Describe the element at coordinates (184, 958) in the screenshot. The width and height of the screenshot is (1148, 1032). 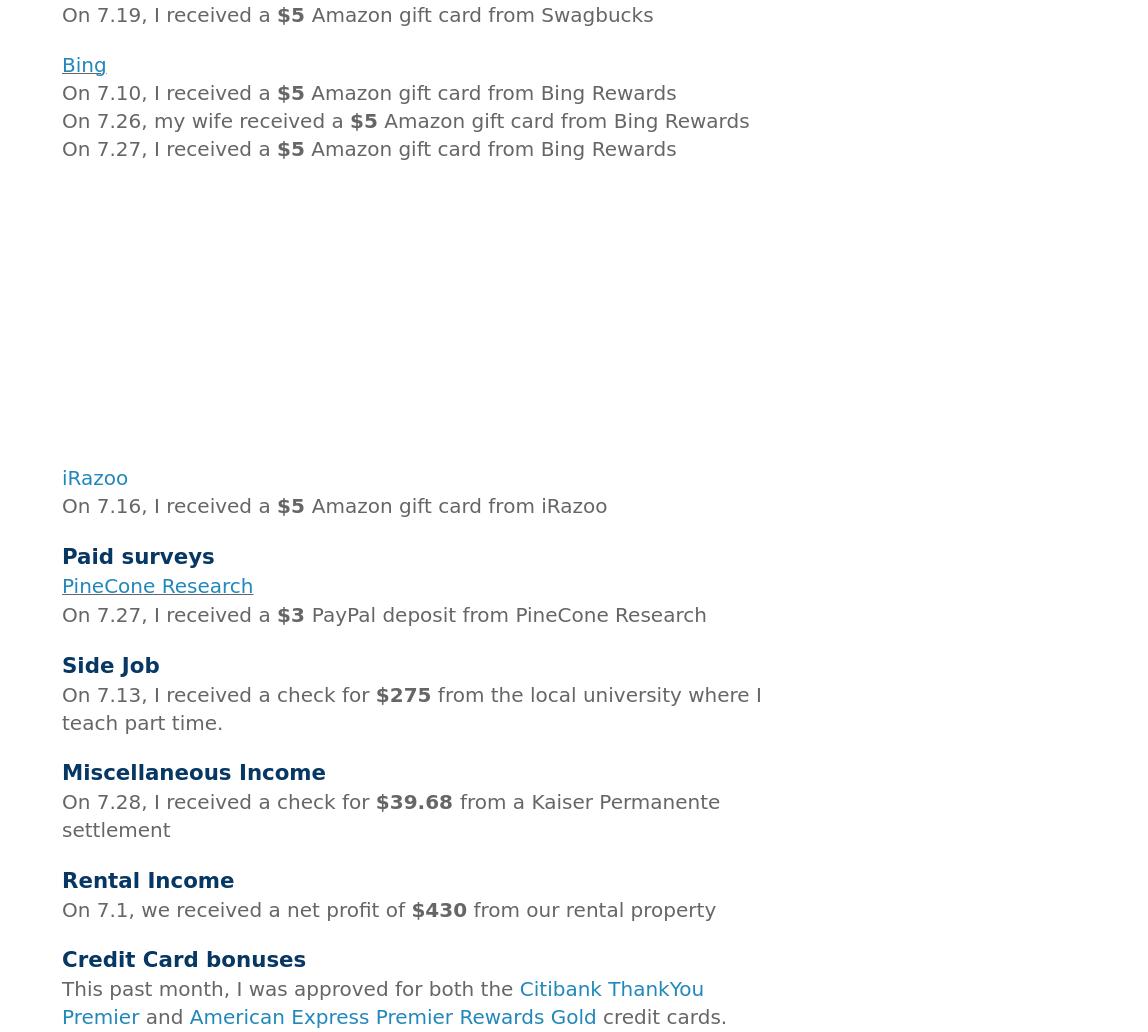
I see `'Credit Card bonuses'` at that location.